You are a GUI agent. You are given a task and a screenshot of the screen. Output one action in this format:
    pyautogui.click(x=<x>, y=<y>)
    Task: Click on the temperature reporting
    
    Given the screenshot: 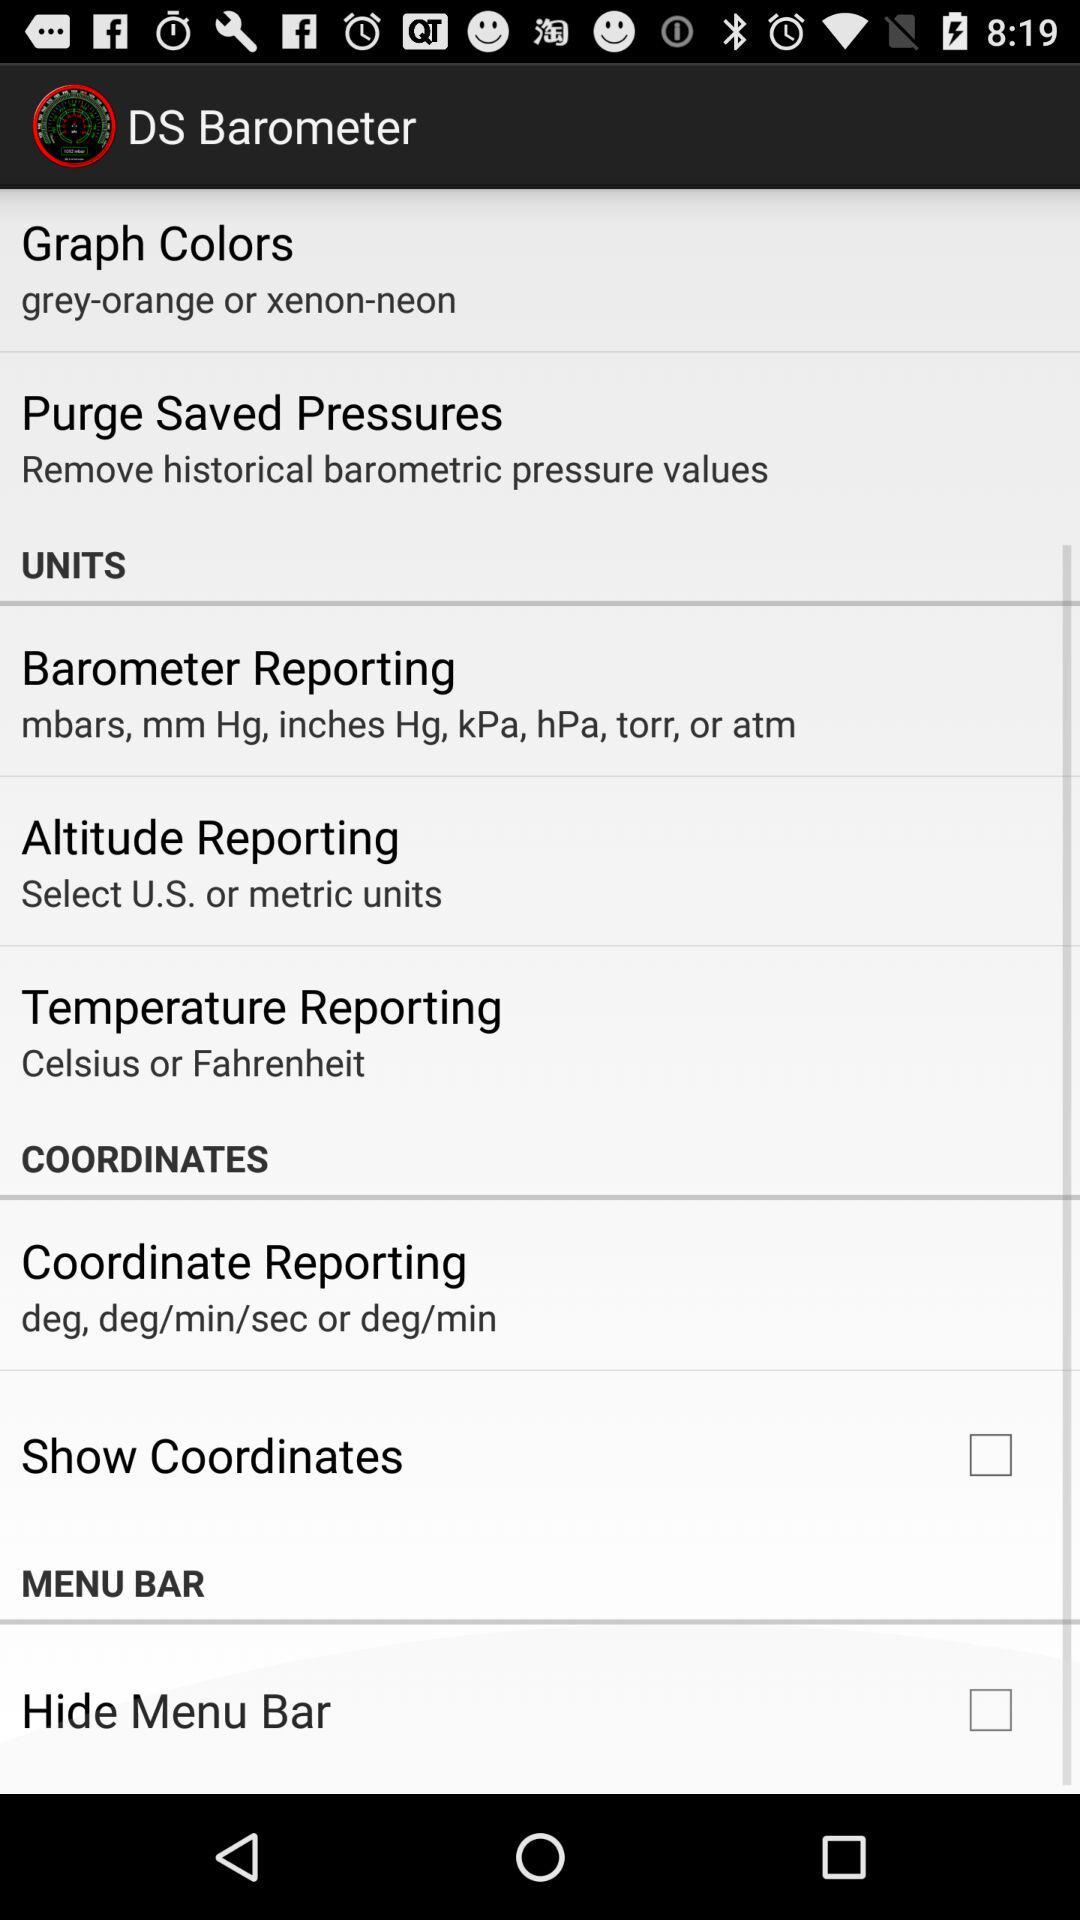 What is the action you would take?
    pyautogui.click(x=260, y=1005)
    